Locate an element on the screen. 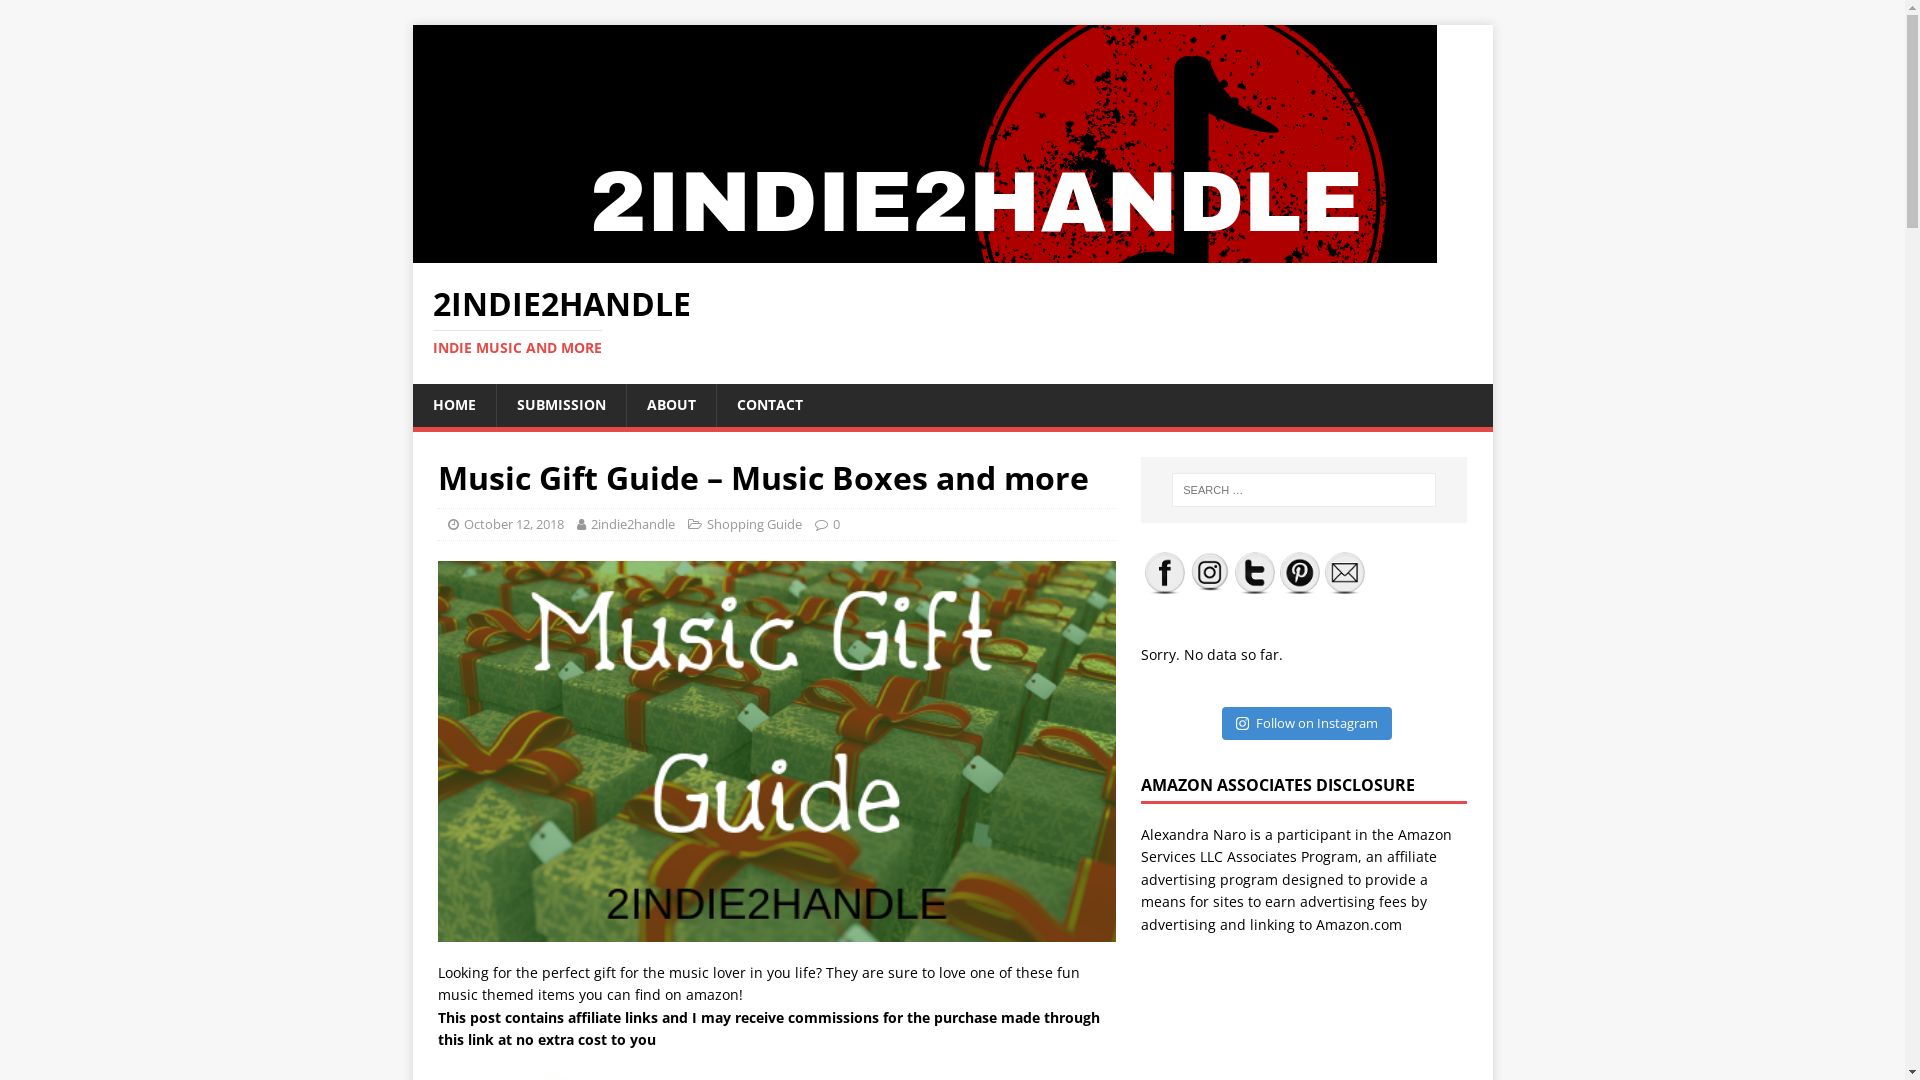 This screenshot has width=1920, height=1080. '2Indie2Handle' is located at coordinates (411, 250).